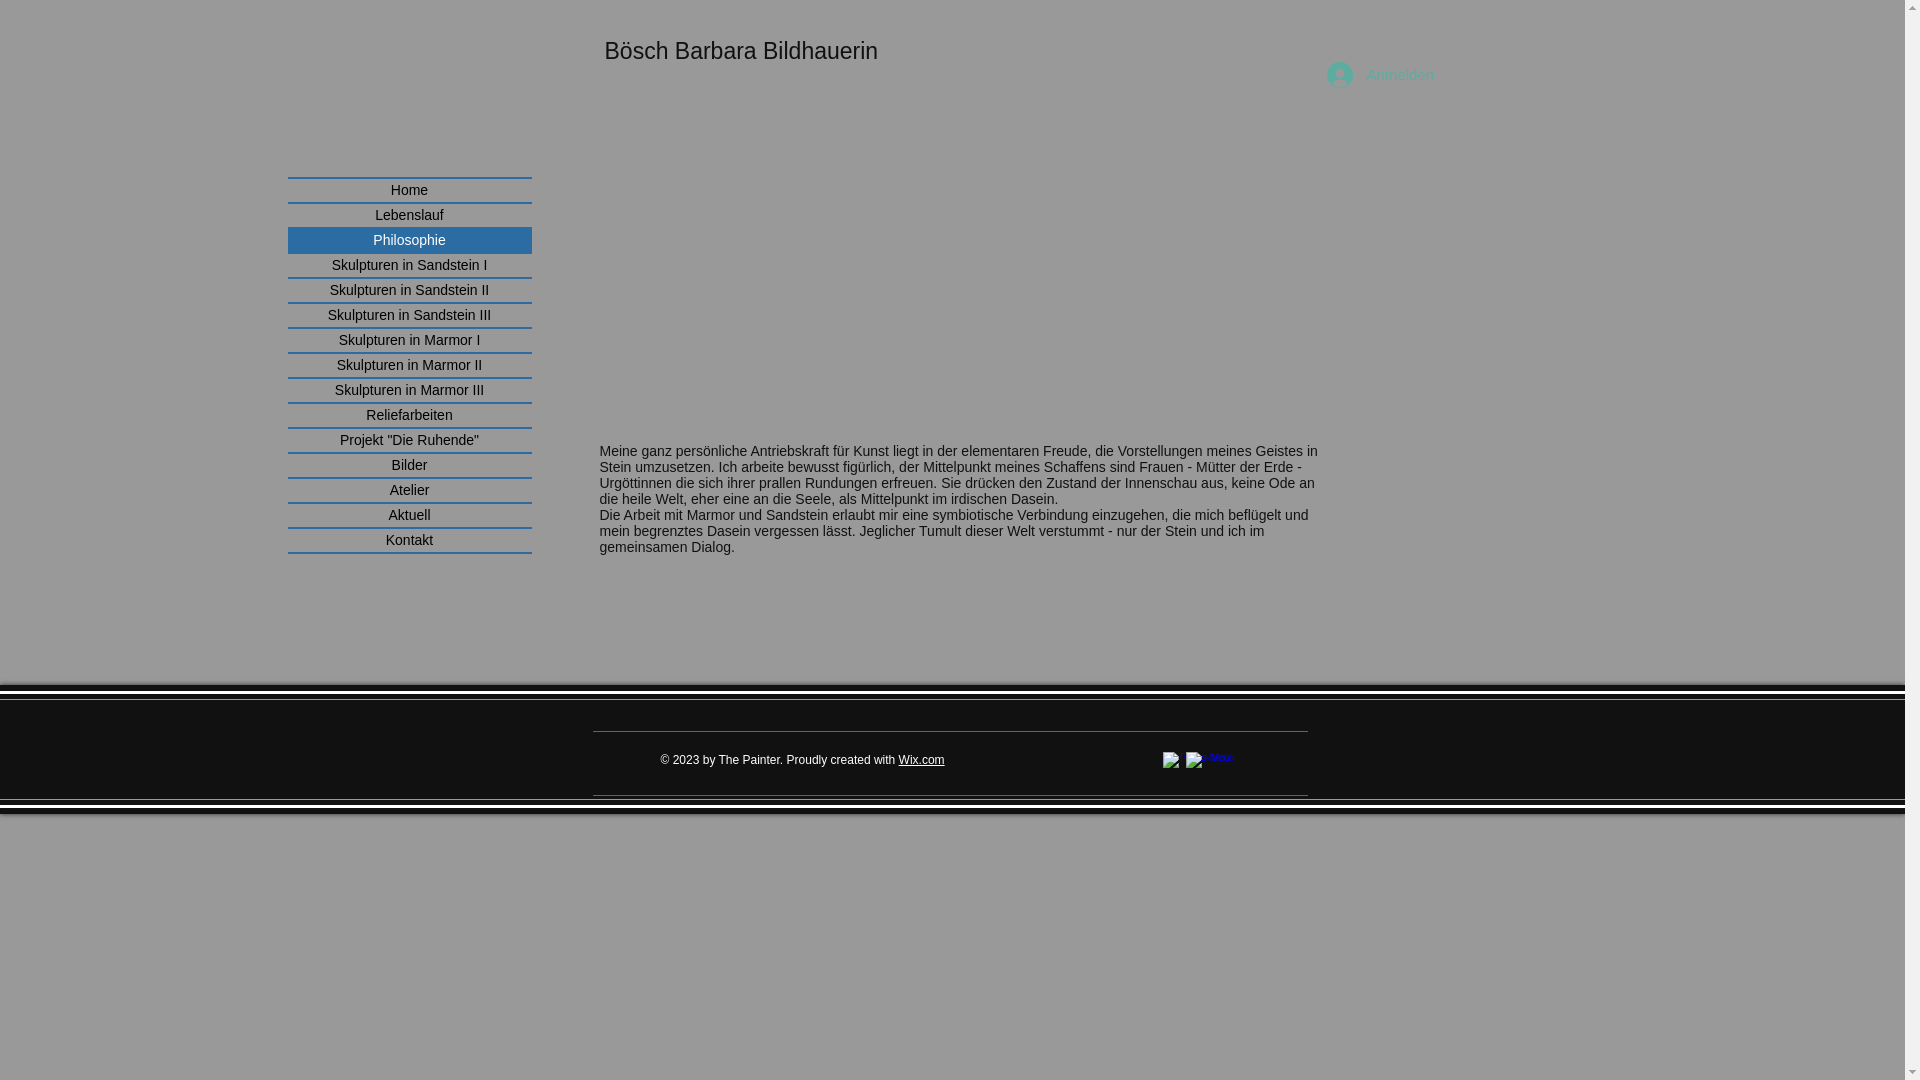 This screenshot has width=1920, height=1080. What do you see at coordinates (408, 239) in the screenshot?
I see `'Philosophie'` at bounding box center [408, 239].